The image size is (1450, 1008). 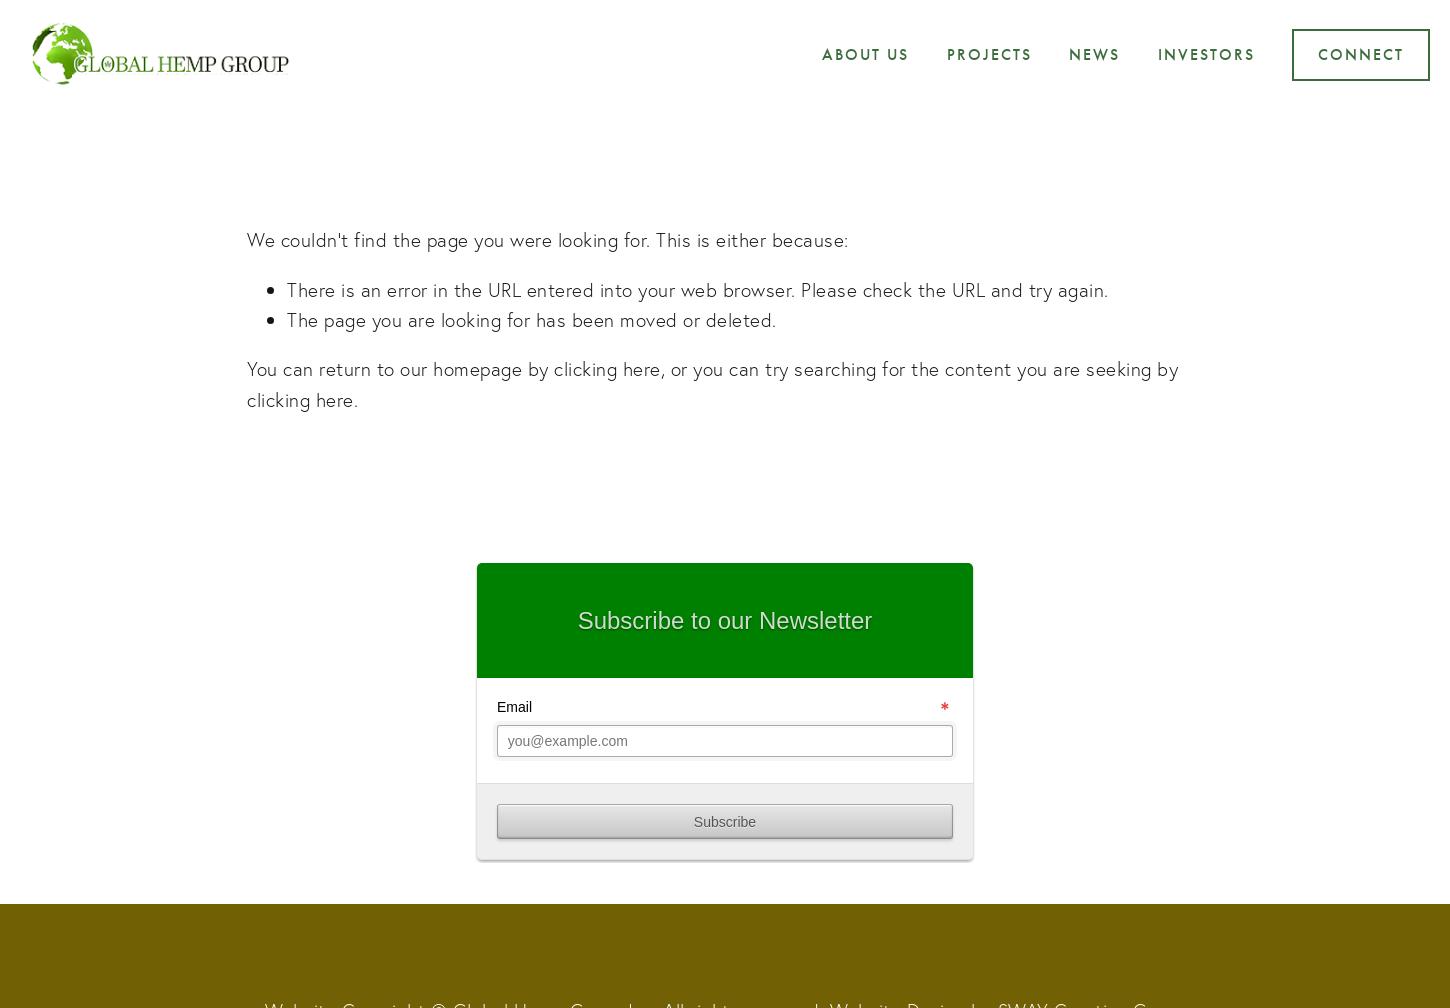 What do you see at coordinates (531, 319) in the screenshot?
I see `'The page you are looking for has been moved or deleted.'` at bounding box center [531, 319].